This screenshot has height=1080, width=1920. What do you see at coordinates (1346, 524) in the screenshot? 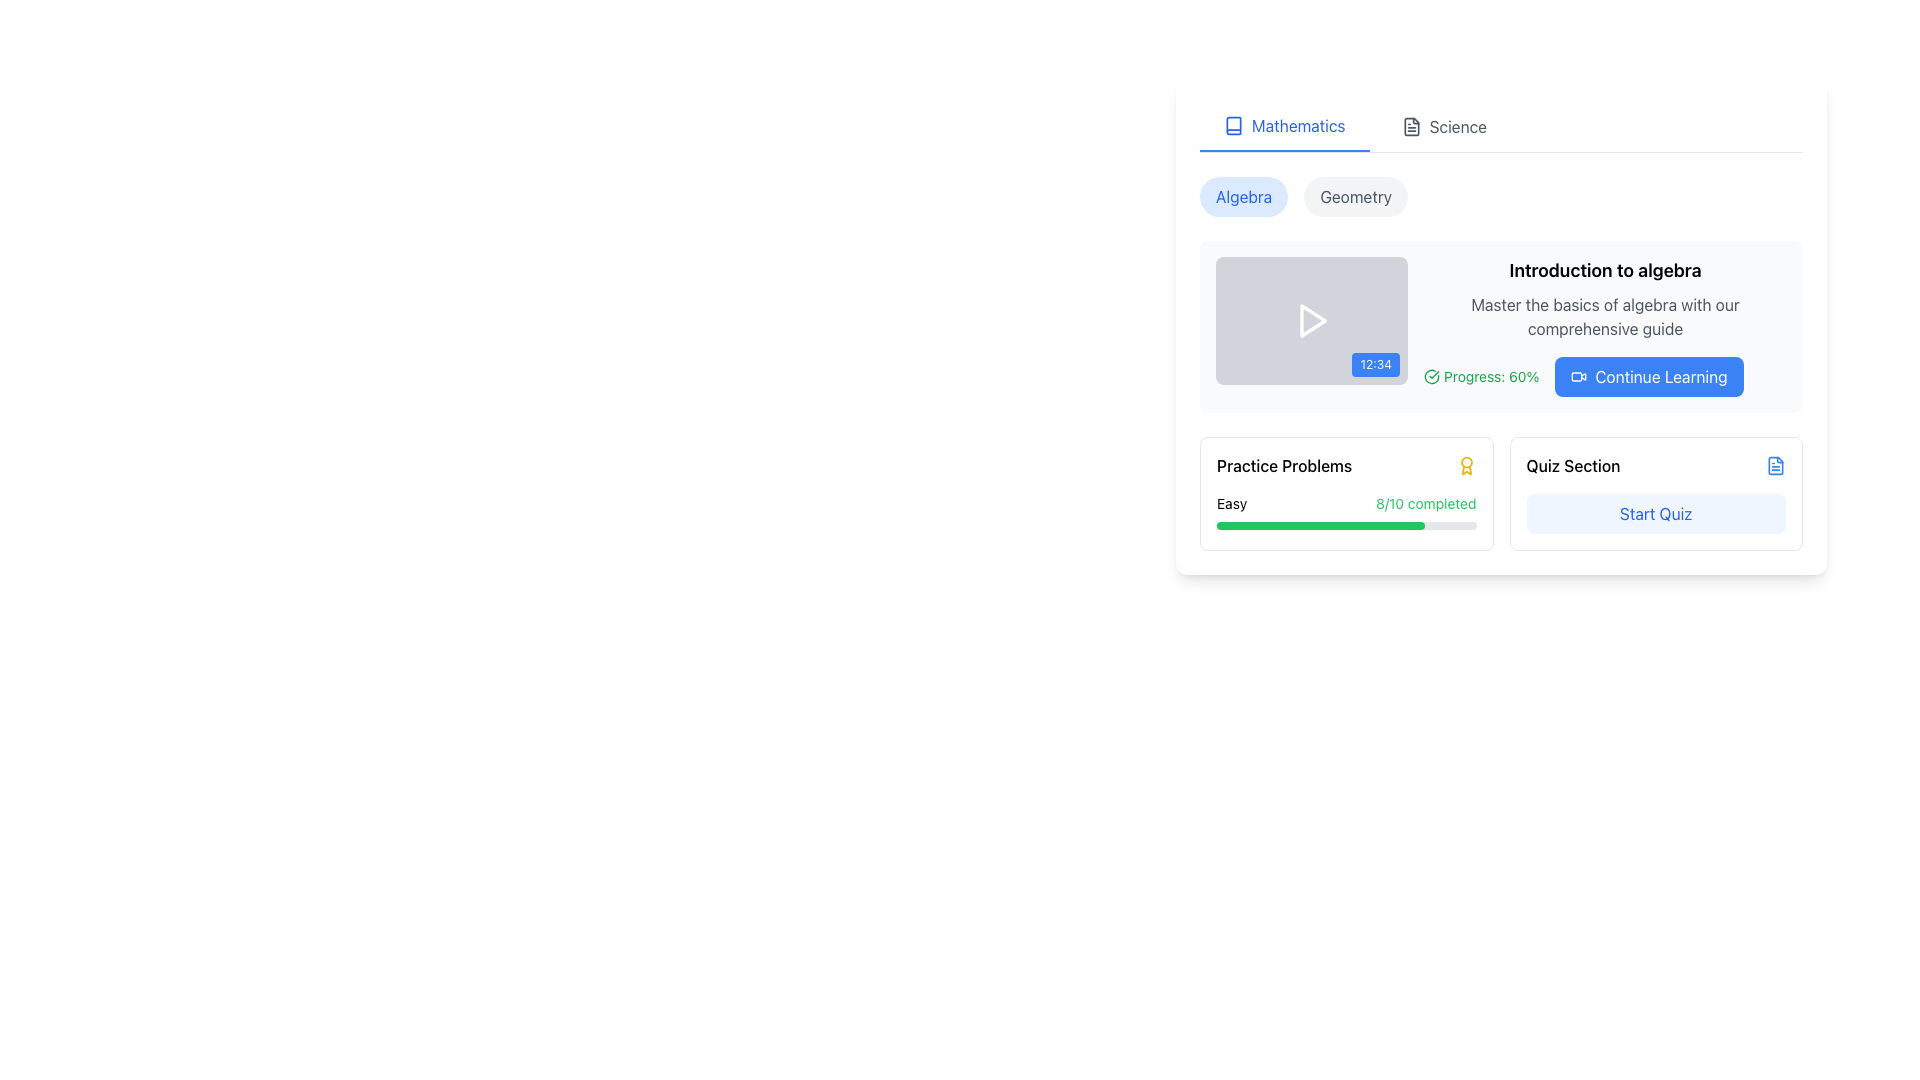
I see `progress bar representing the completion of the 'Easy' task in 'Practice Problems', which shows 8 out of 10 completed` at bounding box center [1346, 524].